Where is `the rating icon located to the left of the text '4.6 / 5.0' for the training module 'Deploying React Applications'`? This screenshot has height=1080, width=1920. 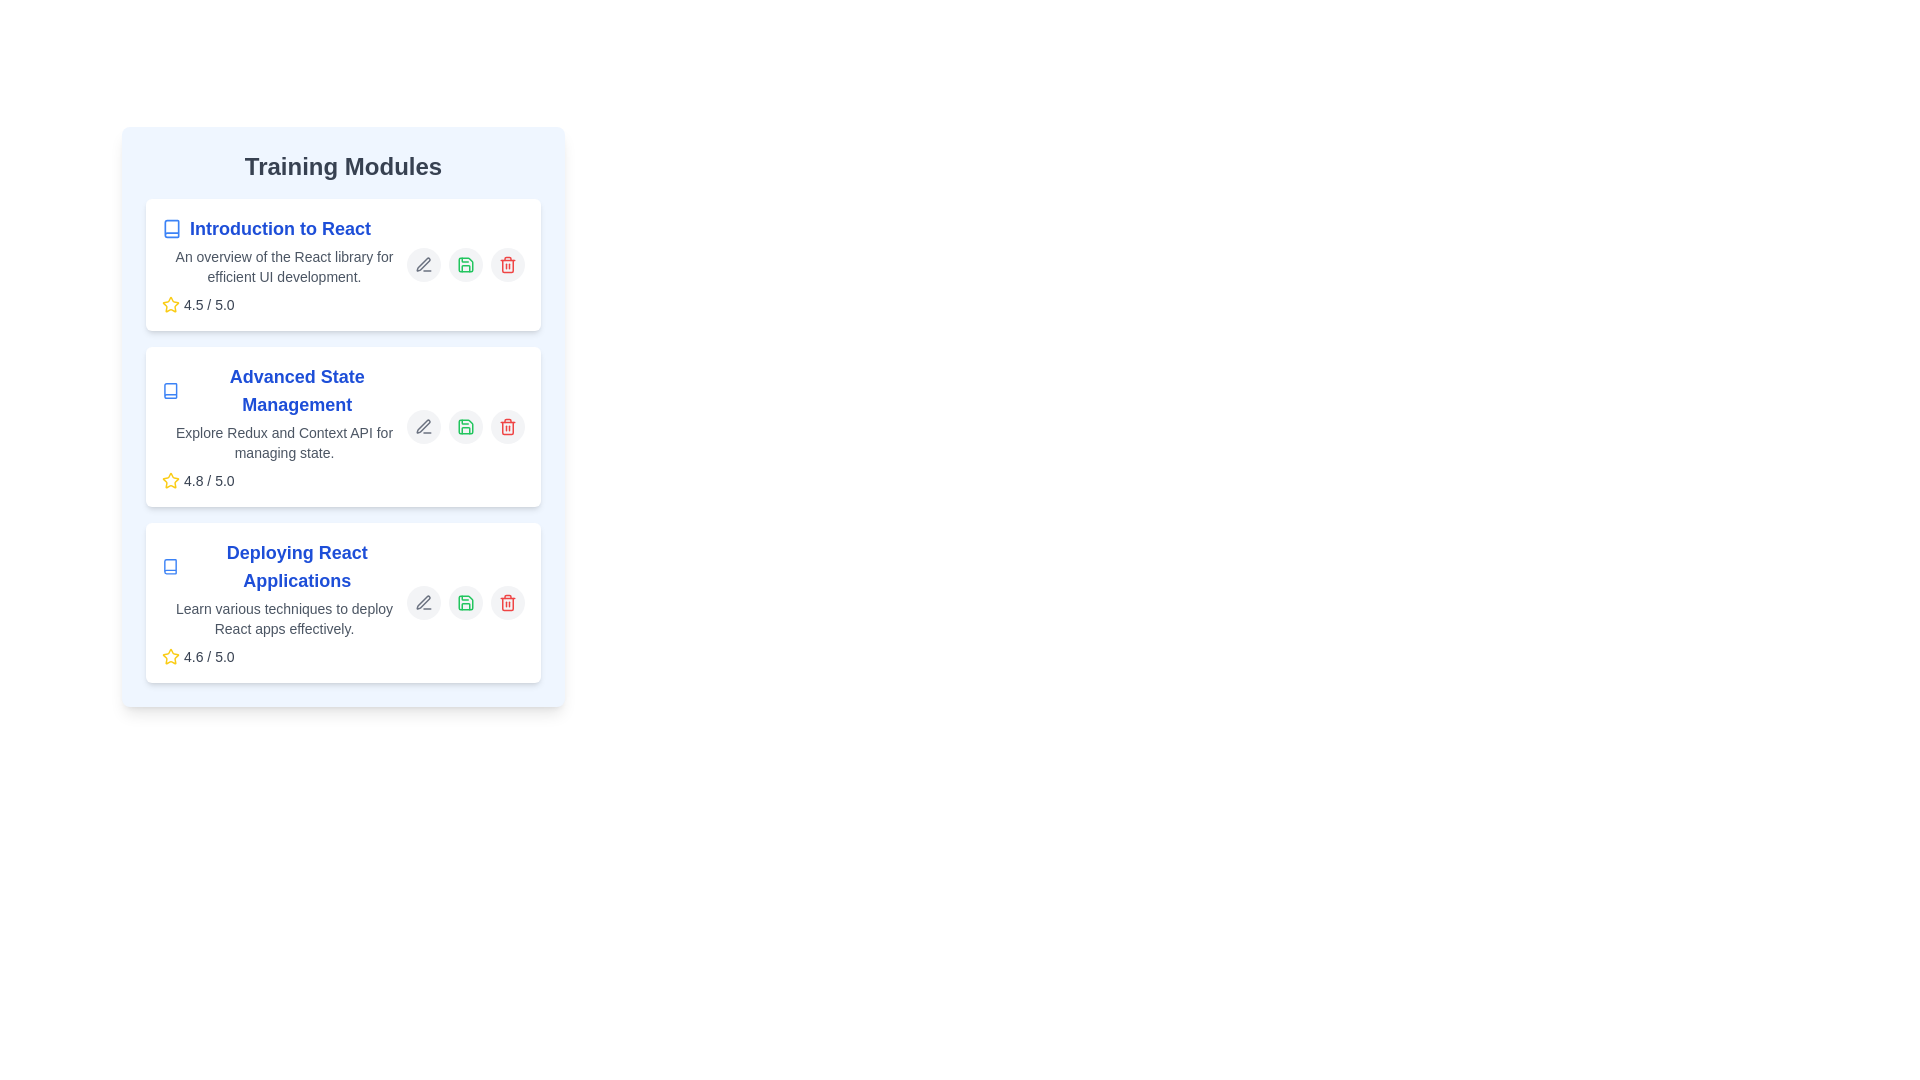 the rating icon located to the left of the text '4.6 / 5.0' for the training module 'Deploying React Applications' is located at coordinates (171, 656).